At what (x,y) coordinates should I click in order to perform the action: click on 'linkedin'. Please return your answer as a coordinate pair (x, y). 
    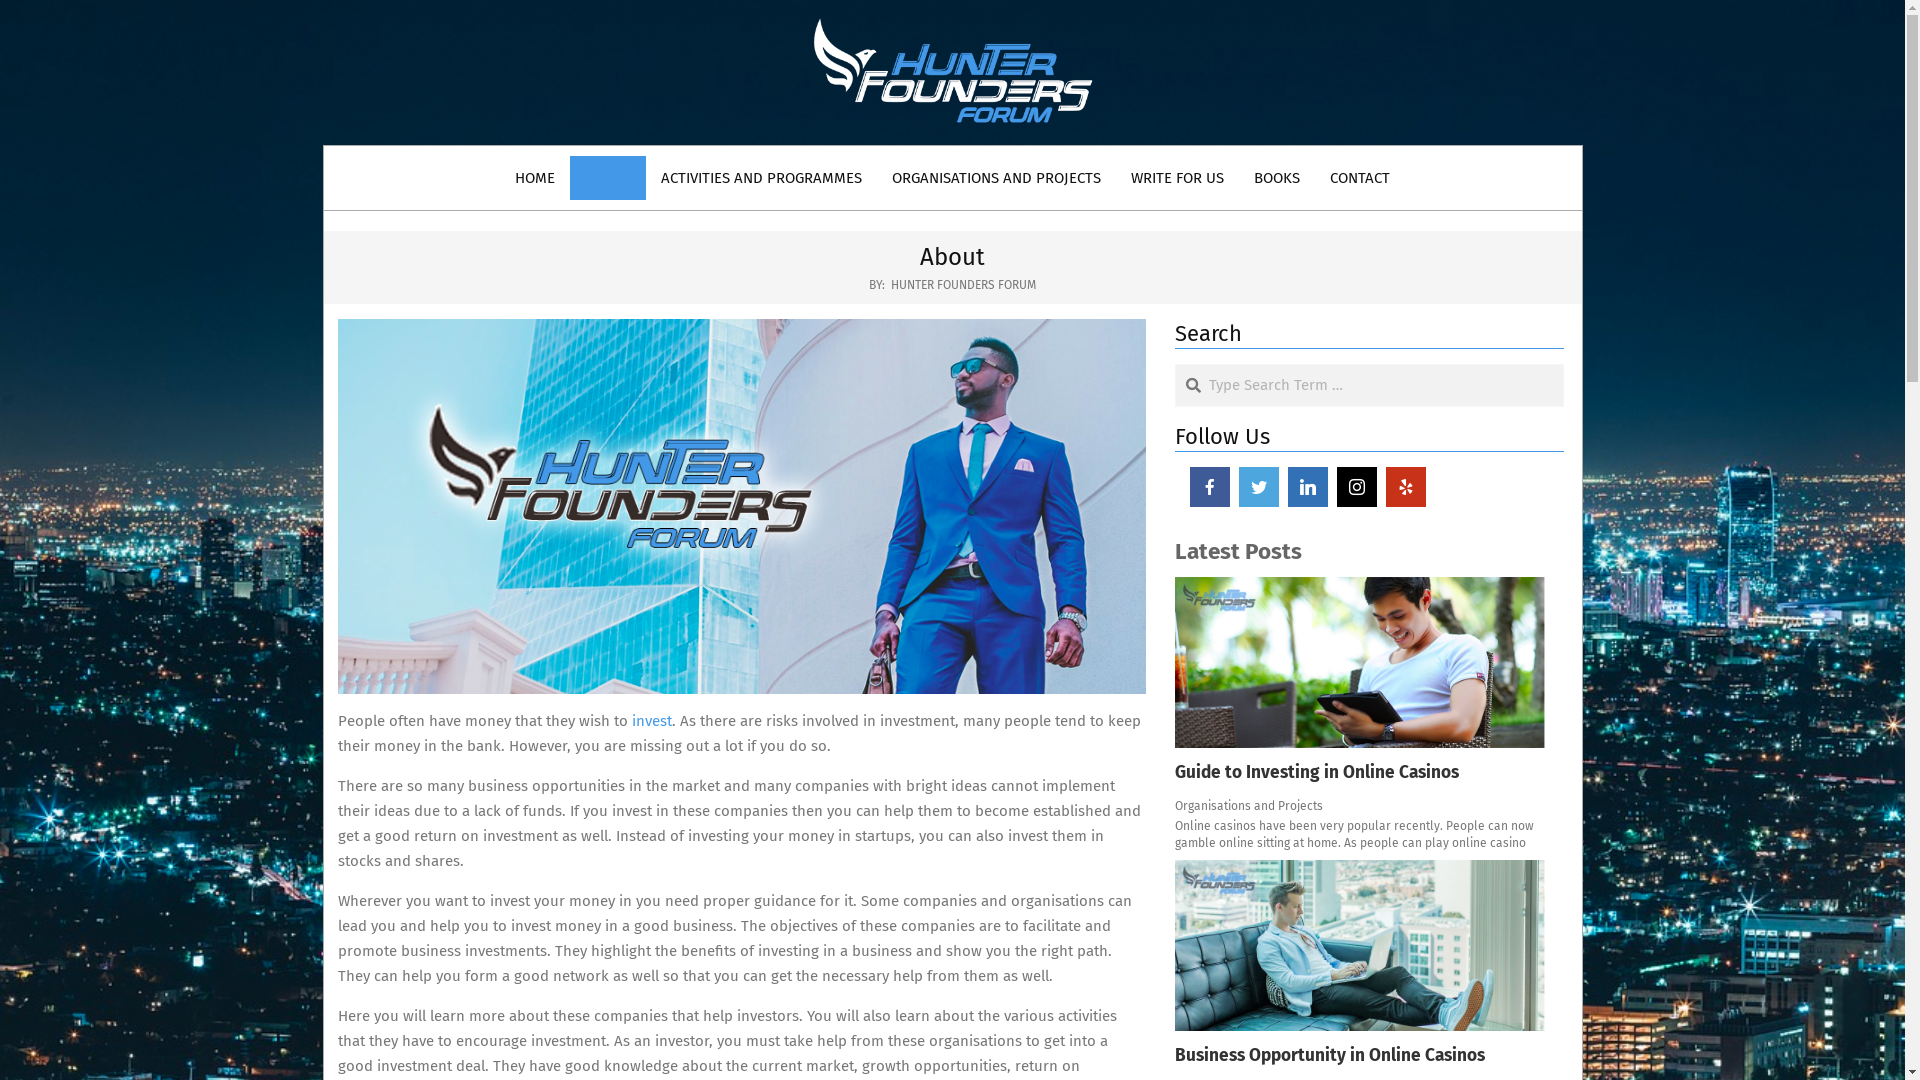
    Looking at the image, I should click on (1307, 486).